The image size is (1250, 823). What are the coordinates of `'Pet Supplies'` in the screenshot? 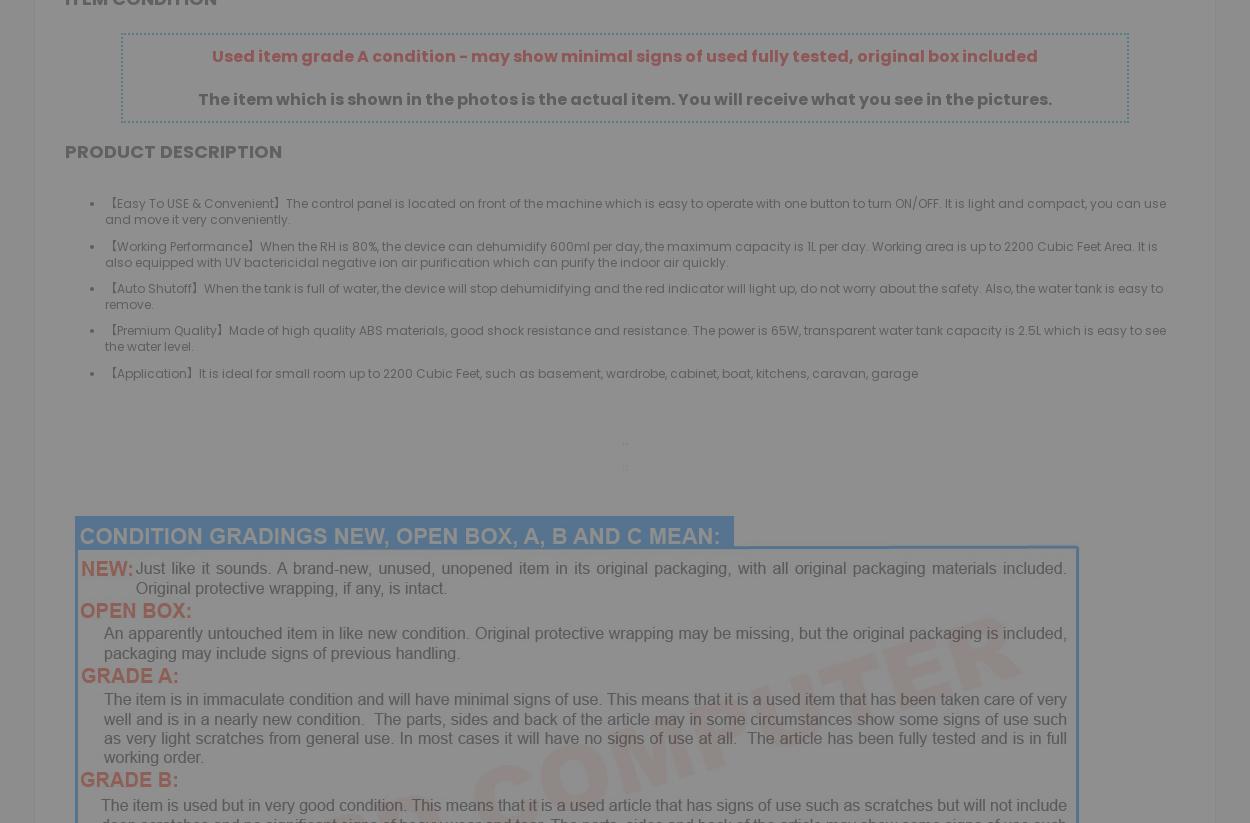 It's located at (447, 167).